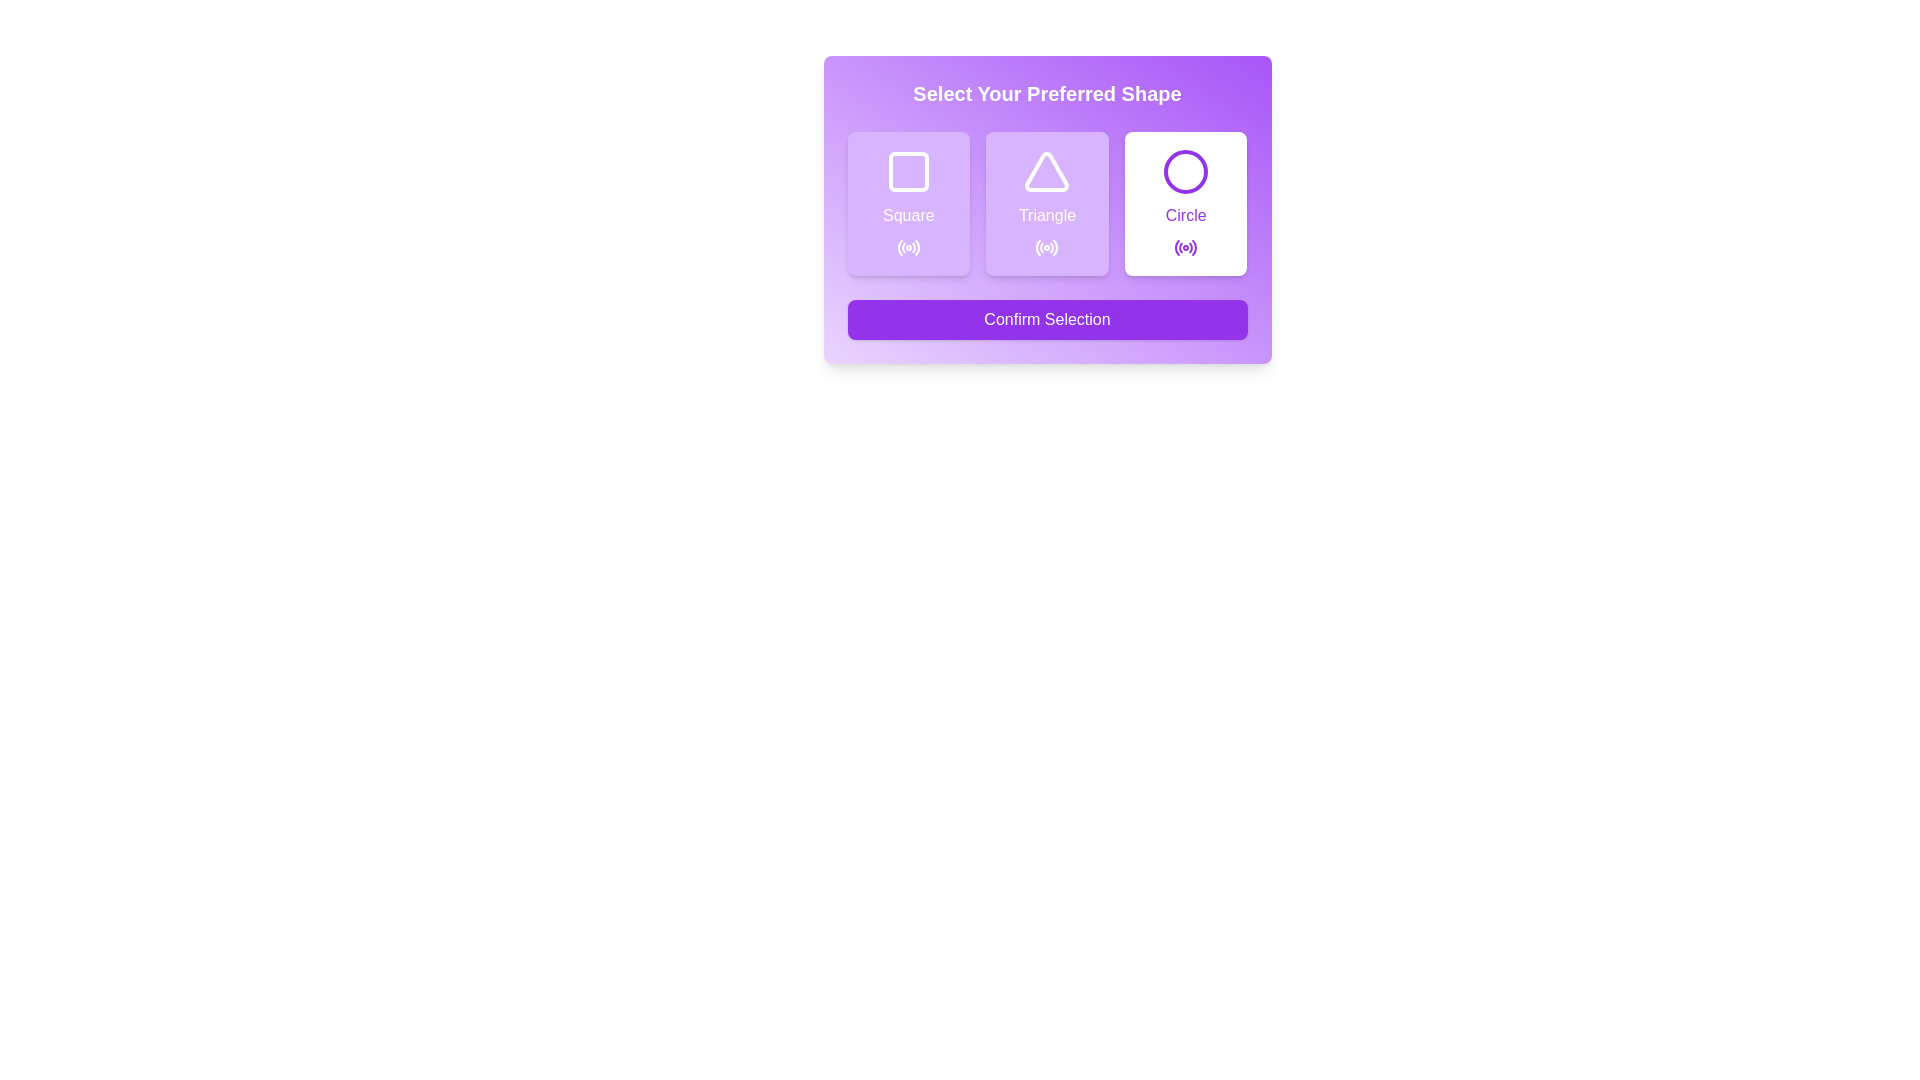  Describe the element at coordinates (1046, 246) in the screenshot. I see `the icon indicating the 'Triangle' option, which is the third icon beneath the triangle illustration within its card` at that location.